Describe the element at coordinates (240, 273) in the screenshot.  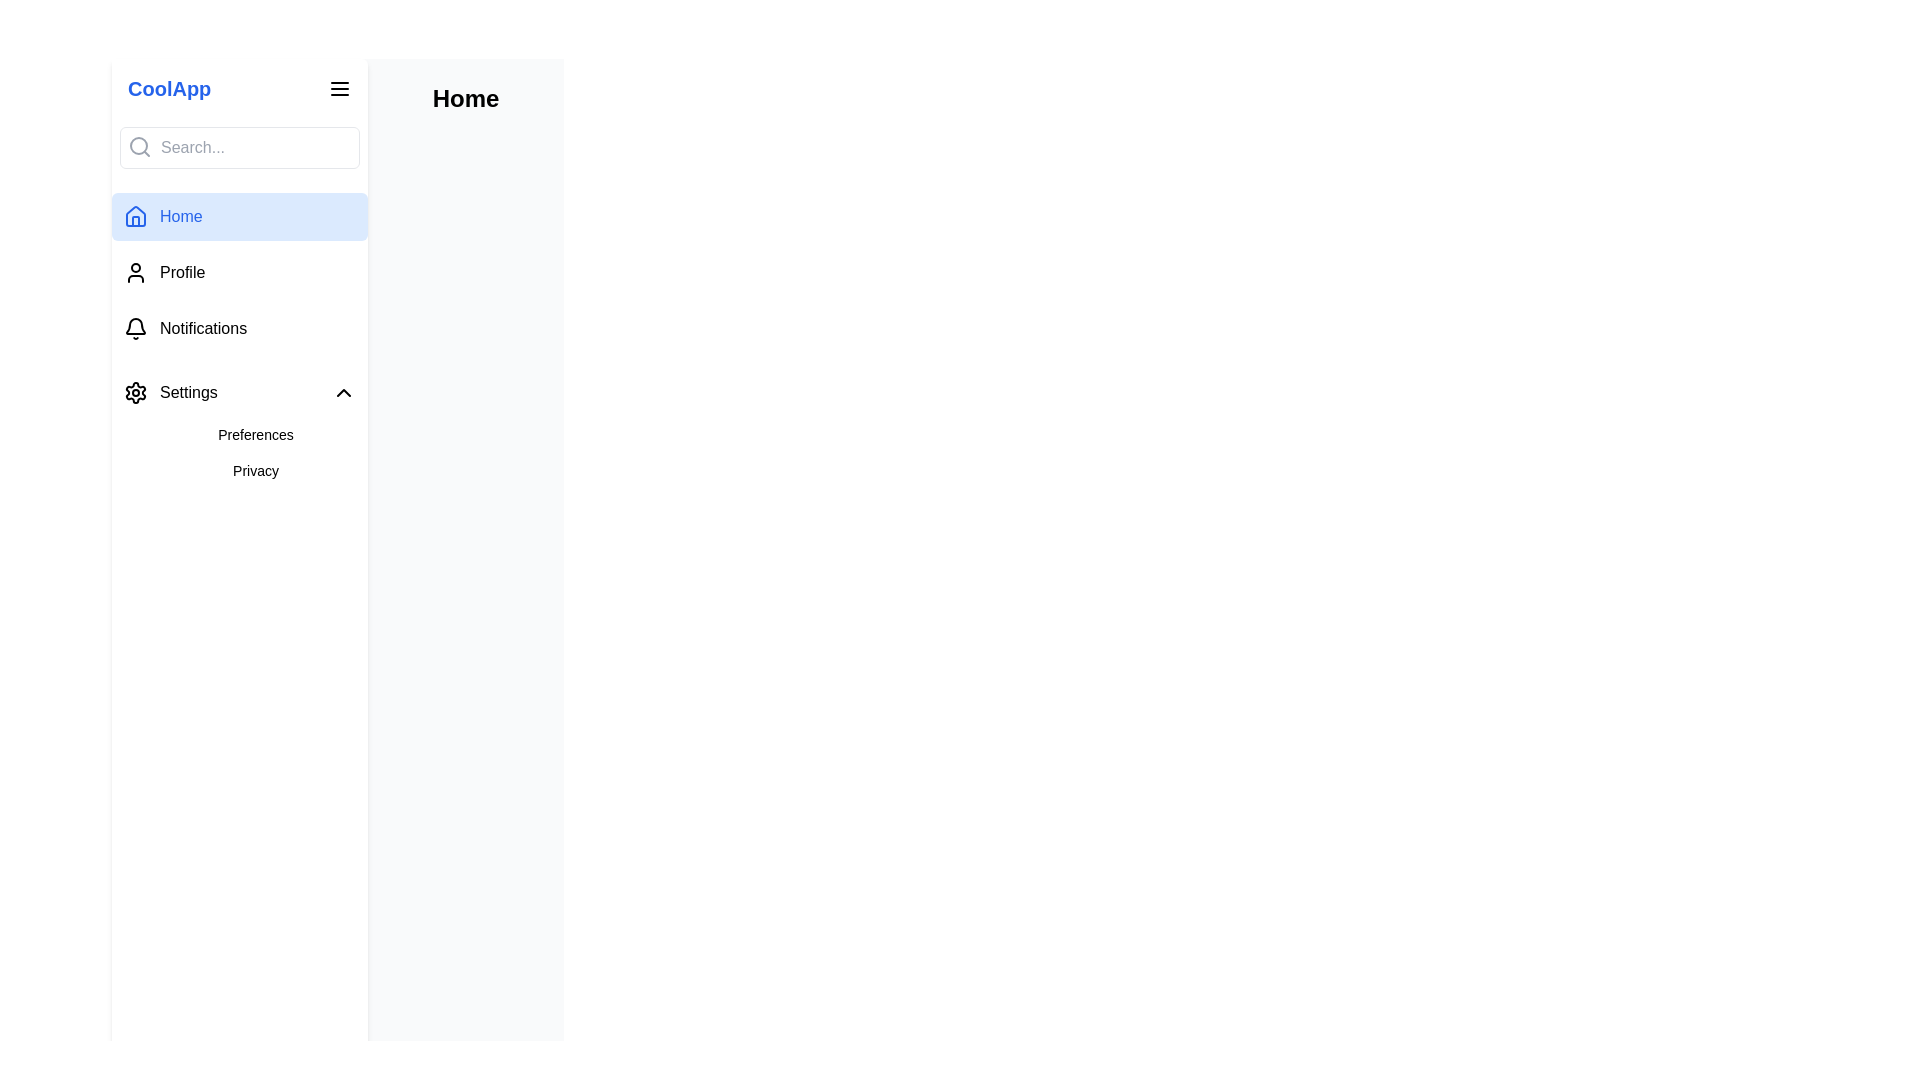
I see `the 'Profile' navigation menu item located in the sidebar, positioned below 'Home' and above 'Notifications'` at that location.